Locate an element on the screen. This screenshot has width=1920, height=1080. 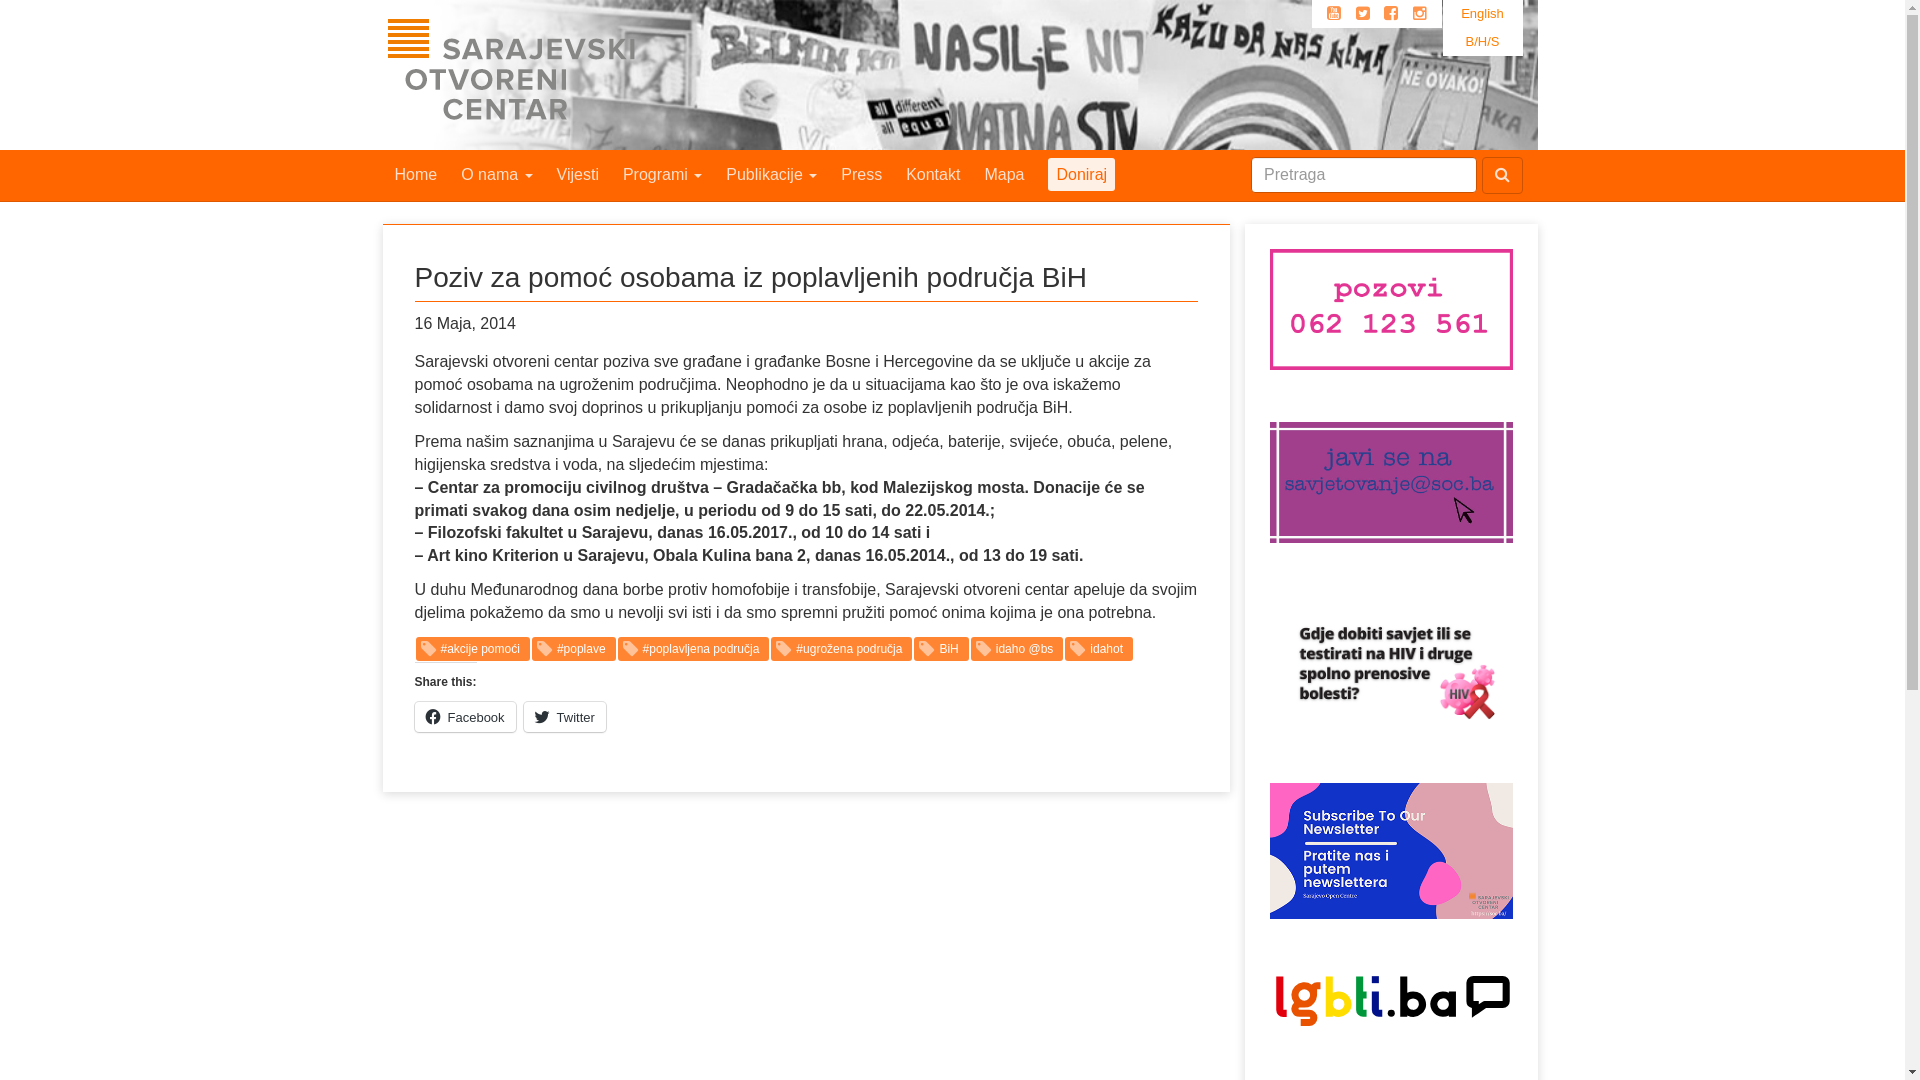
'idahot' is located at coordinates (1098, 648).